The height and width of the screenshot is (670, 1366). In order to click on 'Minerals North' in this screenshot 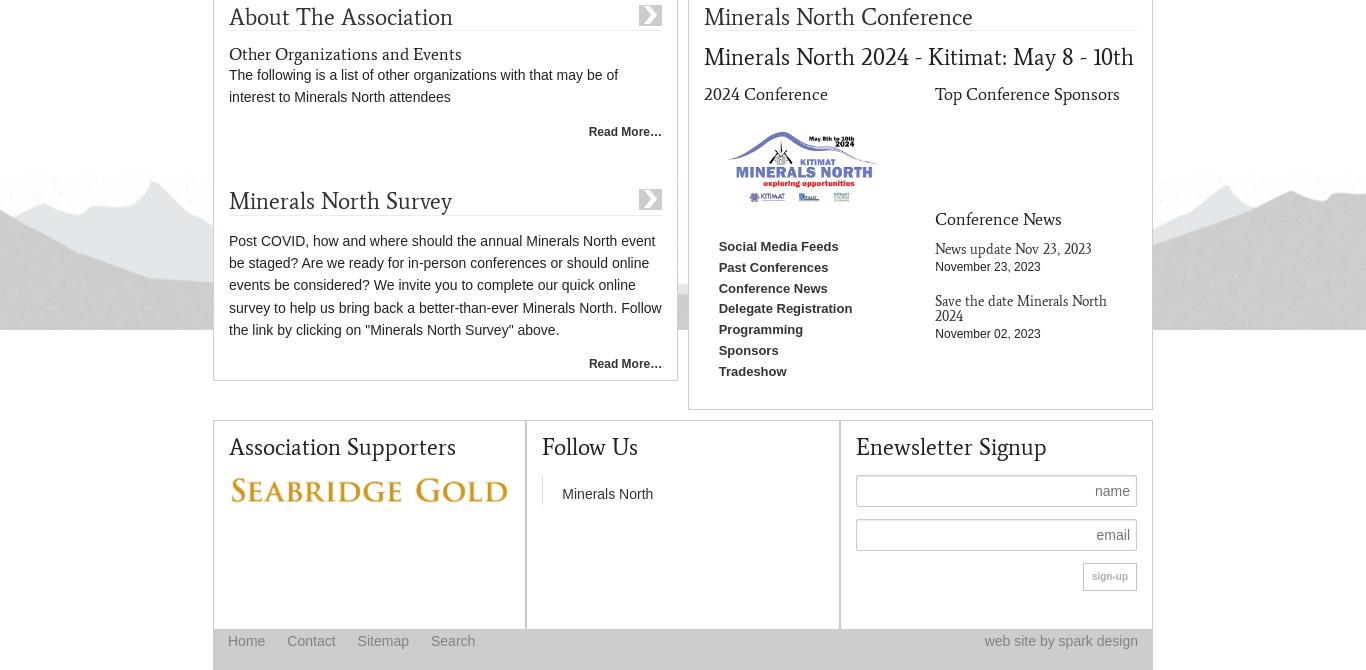, I will do `click(606, 492)`.